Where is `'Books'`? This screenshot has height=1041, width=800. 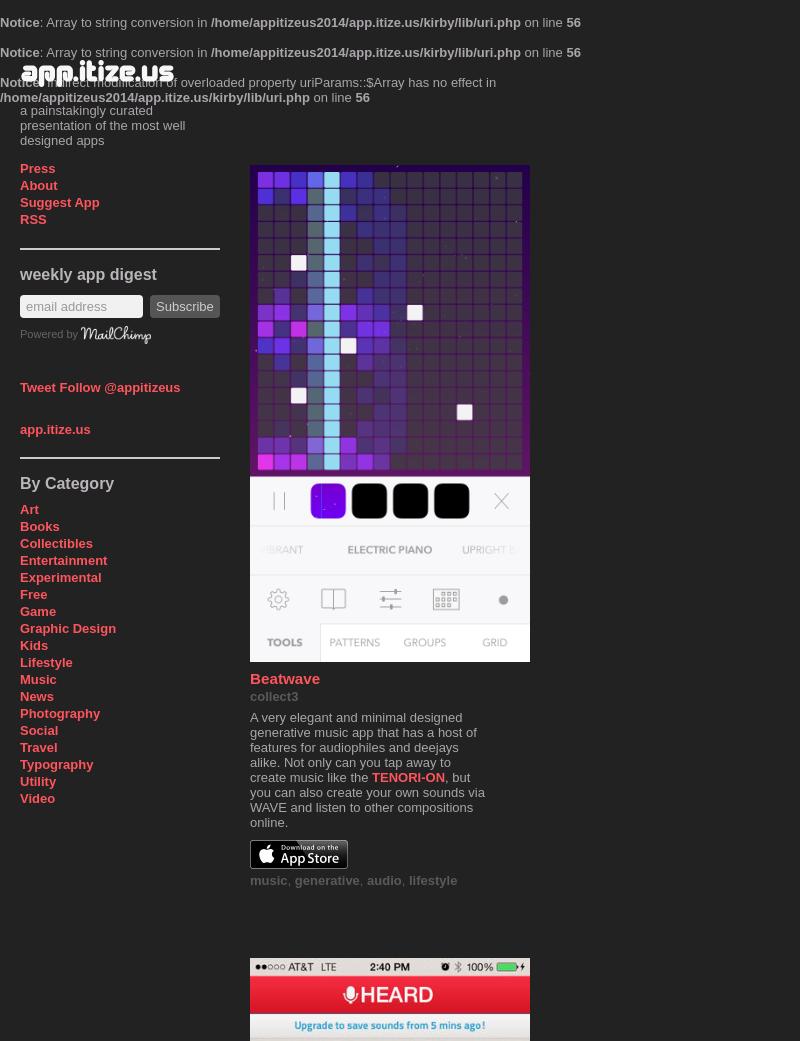
'Books' is located at coordinates (38, 525).